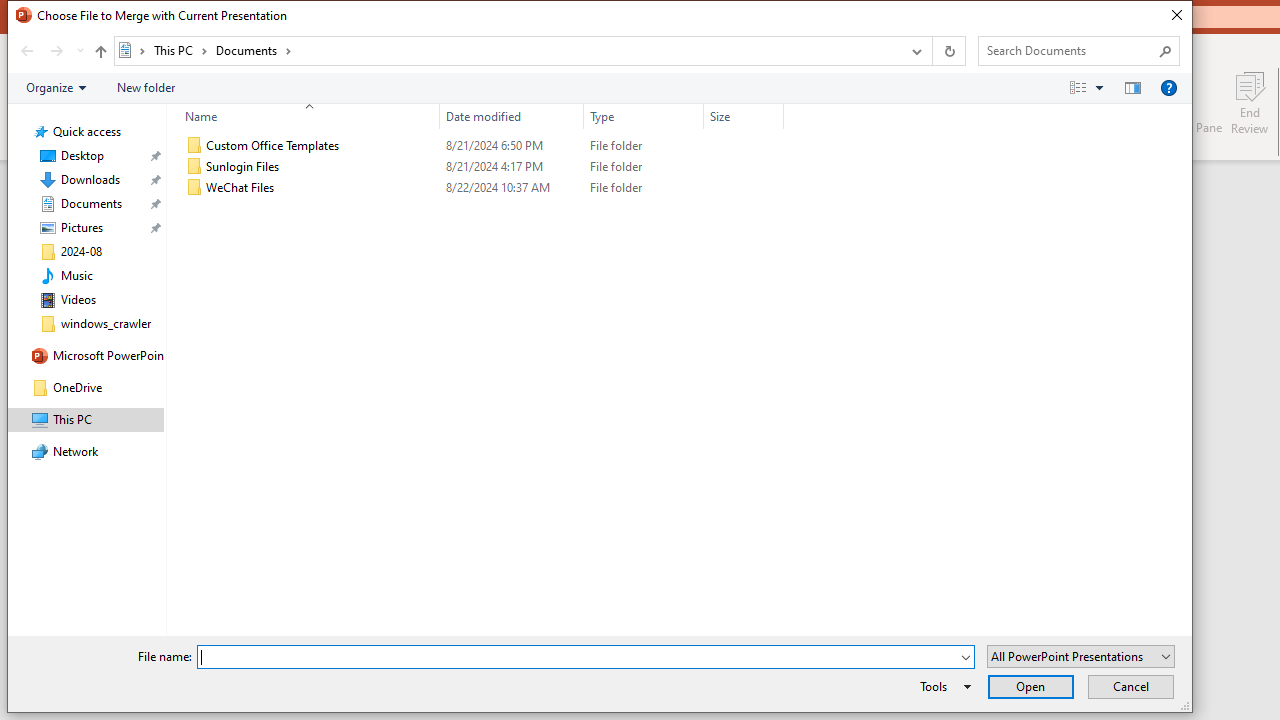 The width and height of the screenshot is (1280, 720). Describe the element at coordinates (50, 50) in the screenshot. I see `'Navigation buttons'` at that location.